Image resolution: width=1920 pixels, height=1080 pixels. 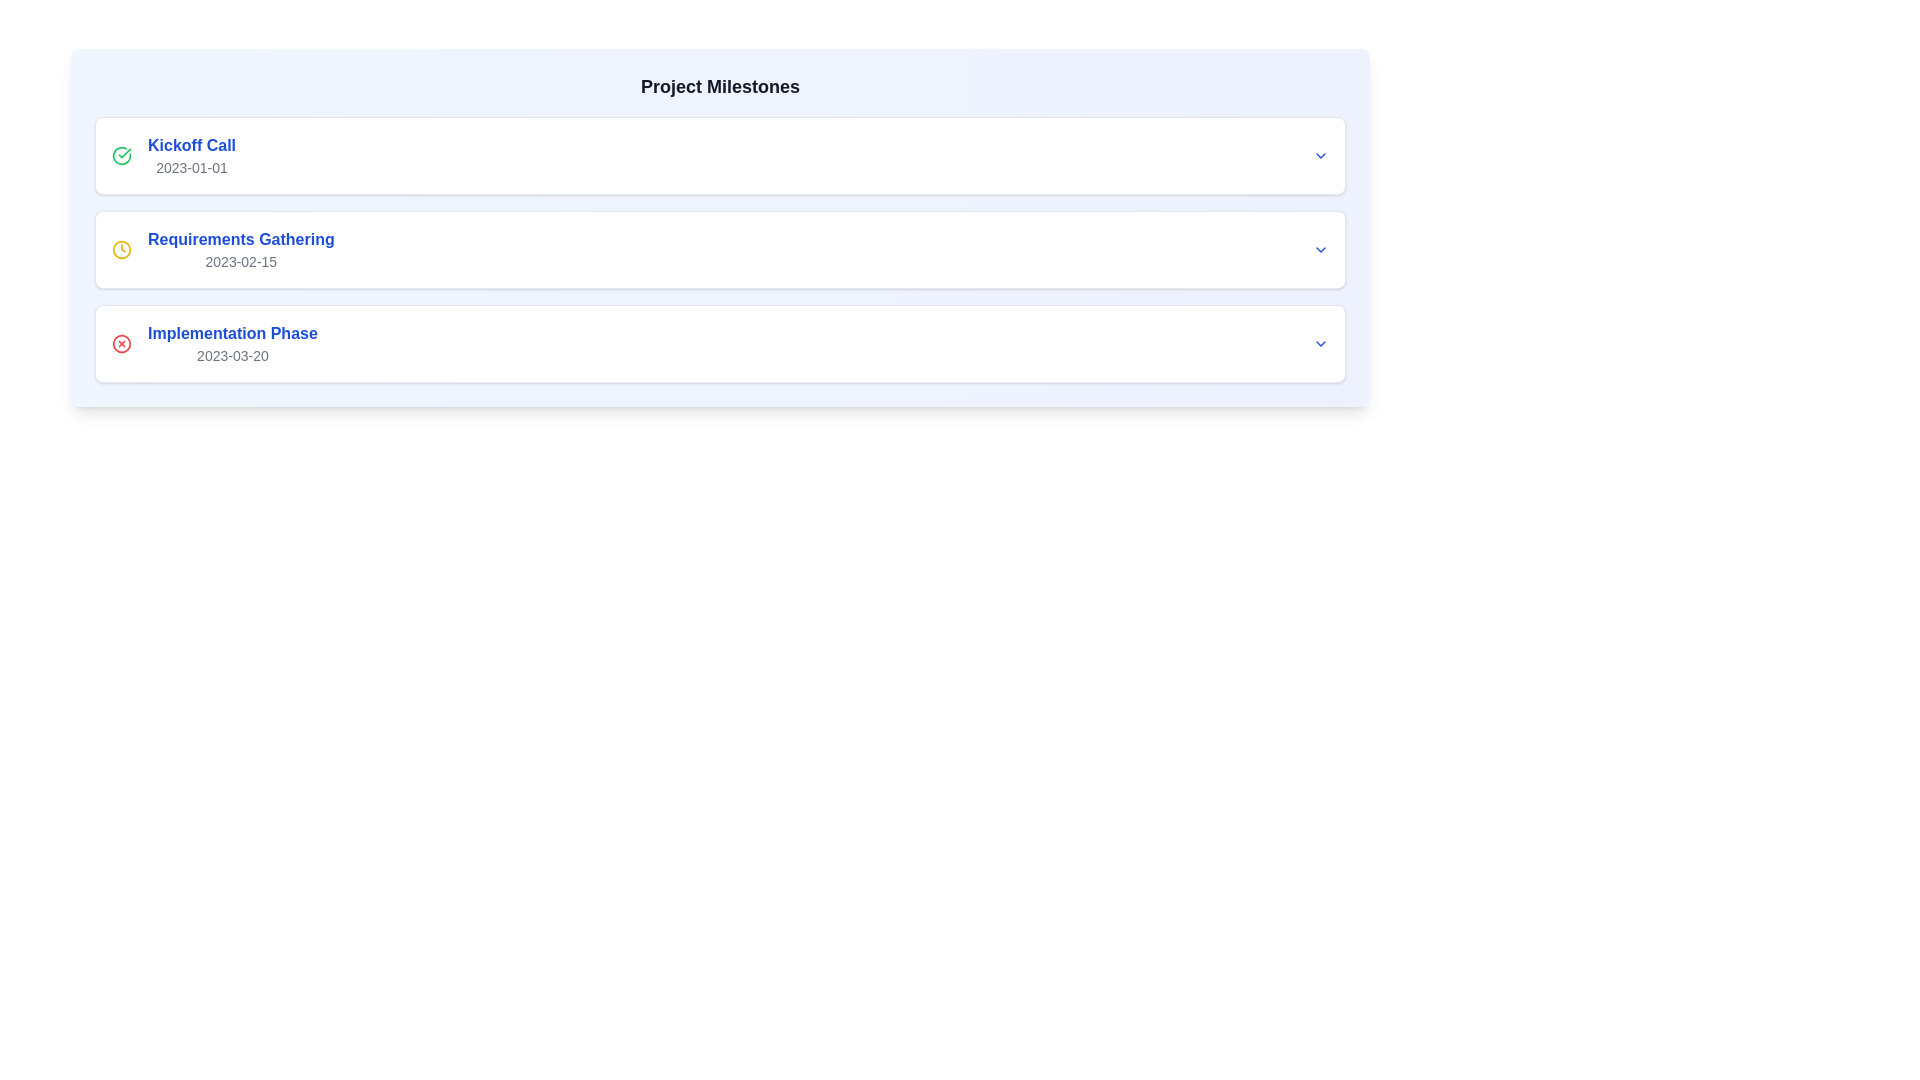 I want to click on the second row item in the 'Project Milestones' list, so click(x=720, y=249).